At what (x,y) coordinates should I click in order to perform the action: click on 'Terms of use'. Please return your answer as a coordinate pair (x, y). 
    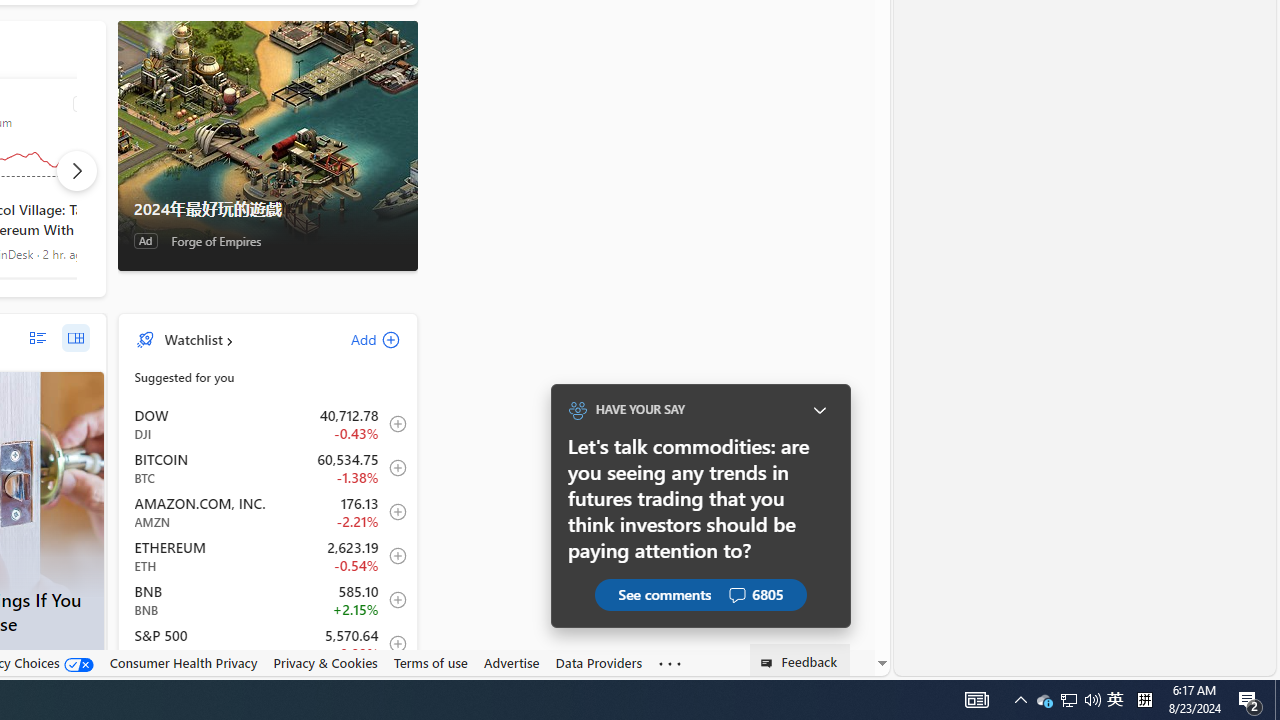
    Looking at the image, I should click on (429, 663).